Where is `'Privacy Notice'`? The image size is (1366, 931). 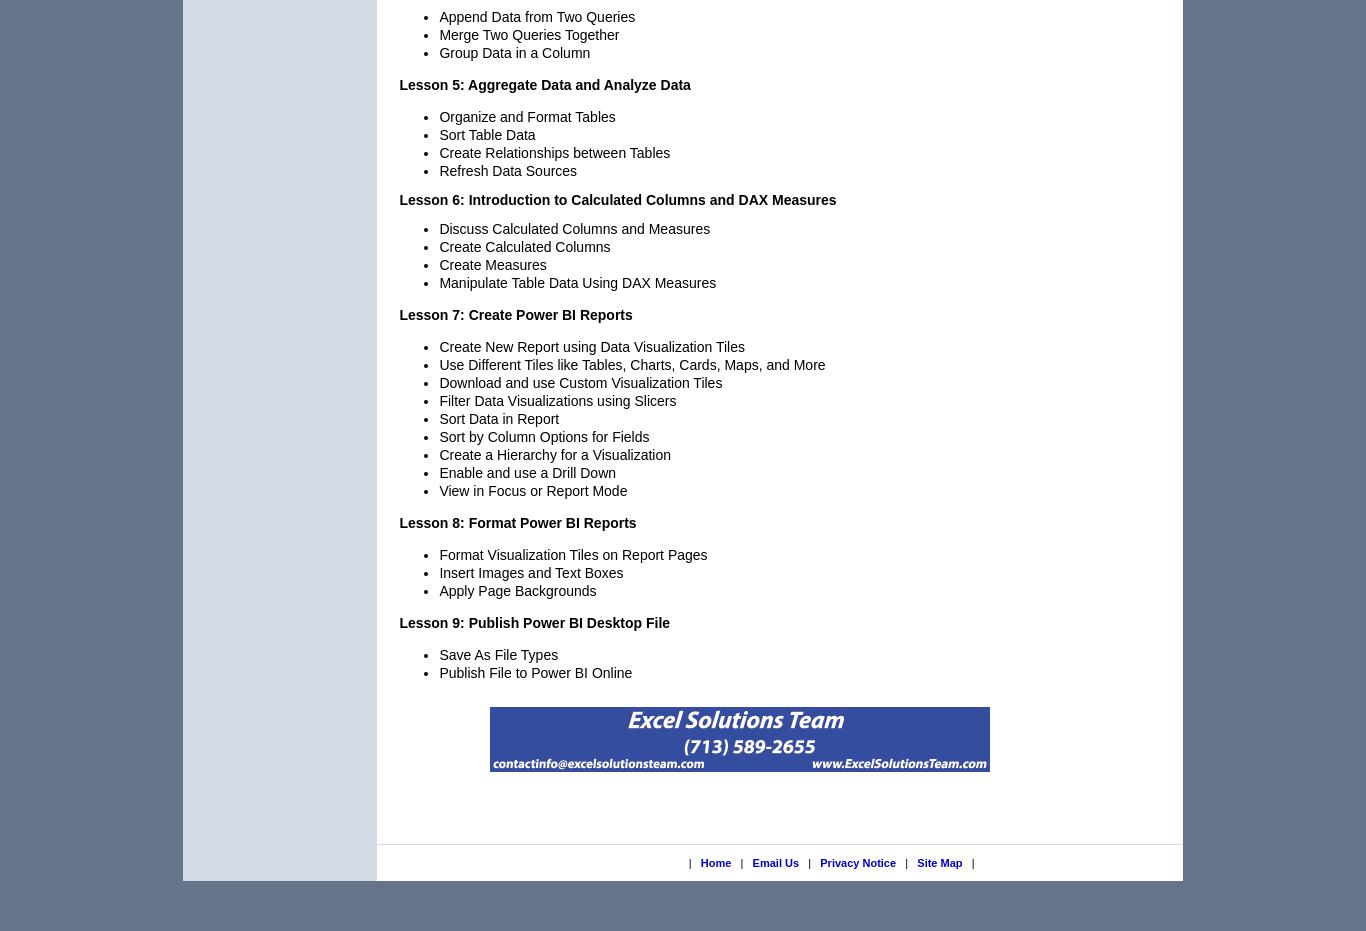
'Privacy Notice' is located at coordinates (819, 862).